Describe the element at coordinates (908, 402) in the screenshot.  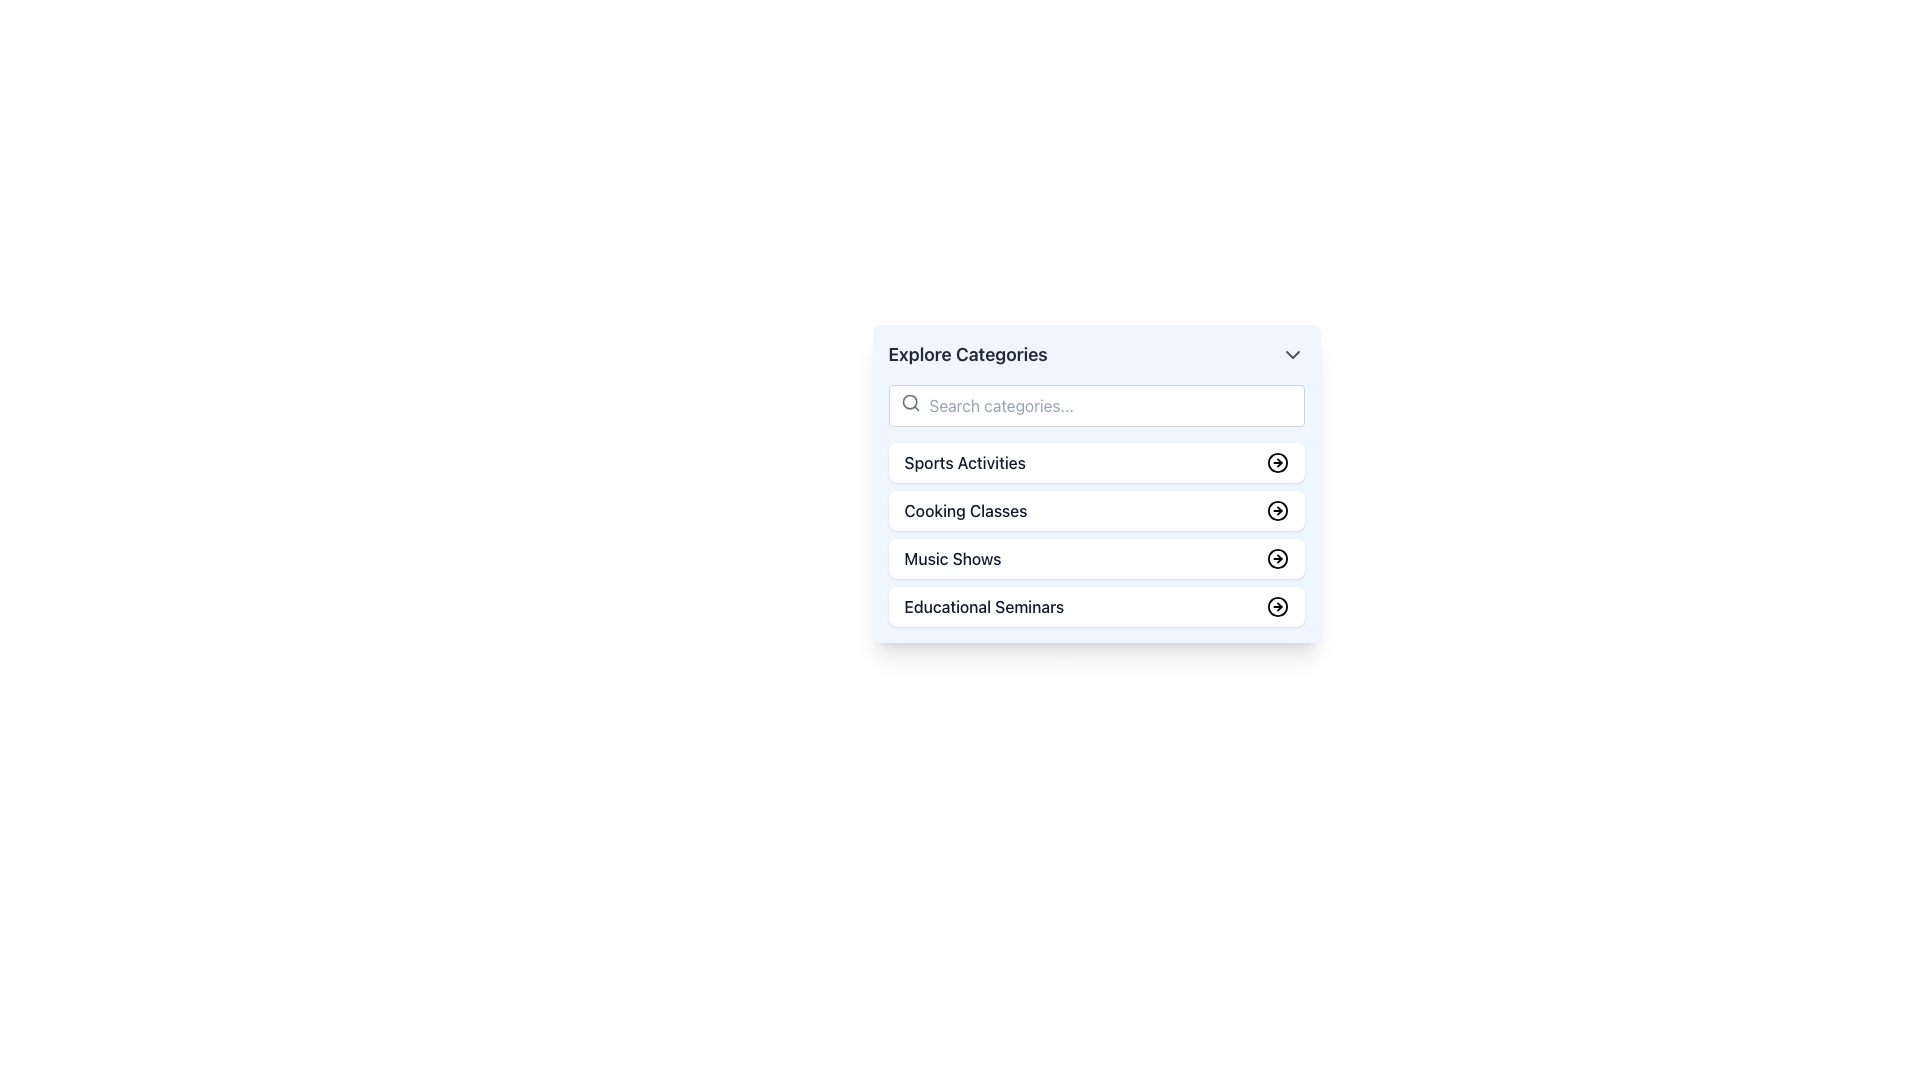
I see `the circular search icon located at the left side of the search bar component, which visually indicates the search functionality` at that location.